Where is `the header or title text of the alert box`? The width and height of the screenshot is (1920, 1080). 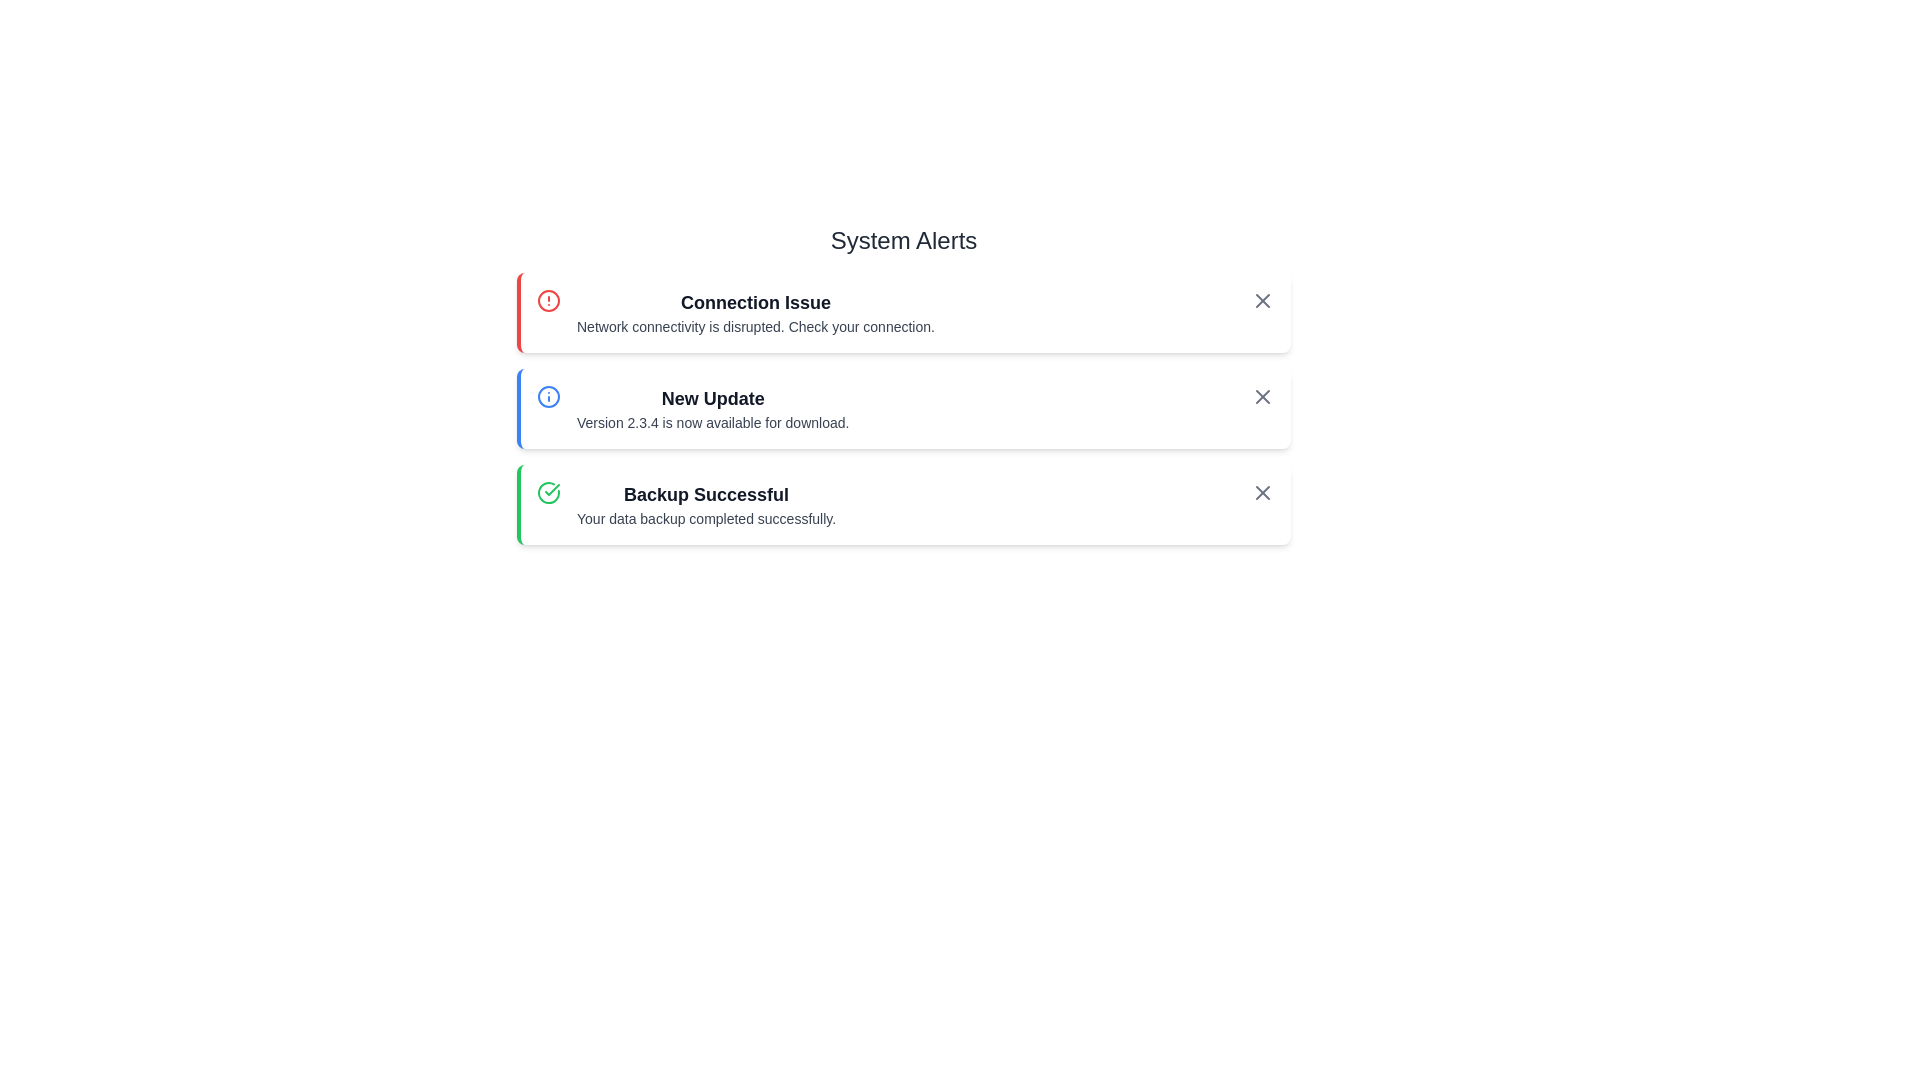 the header or title text of the alert box is located at coordinates (754, 303).